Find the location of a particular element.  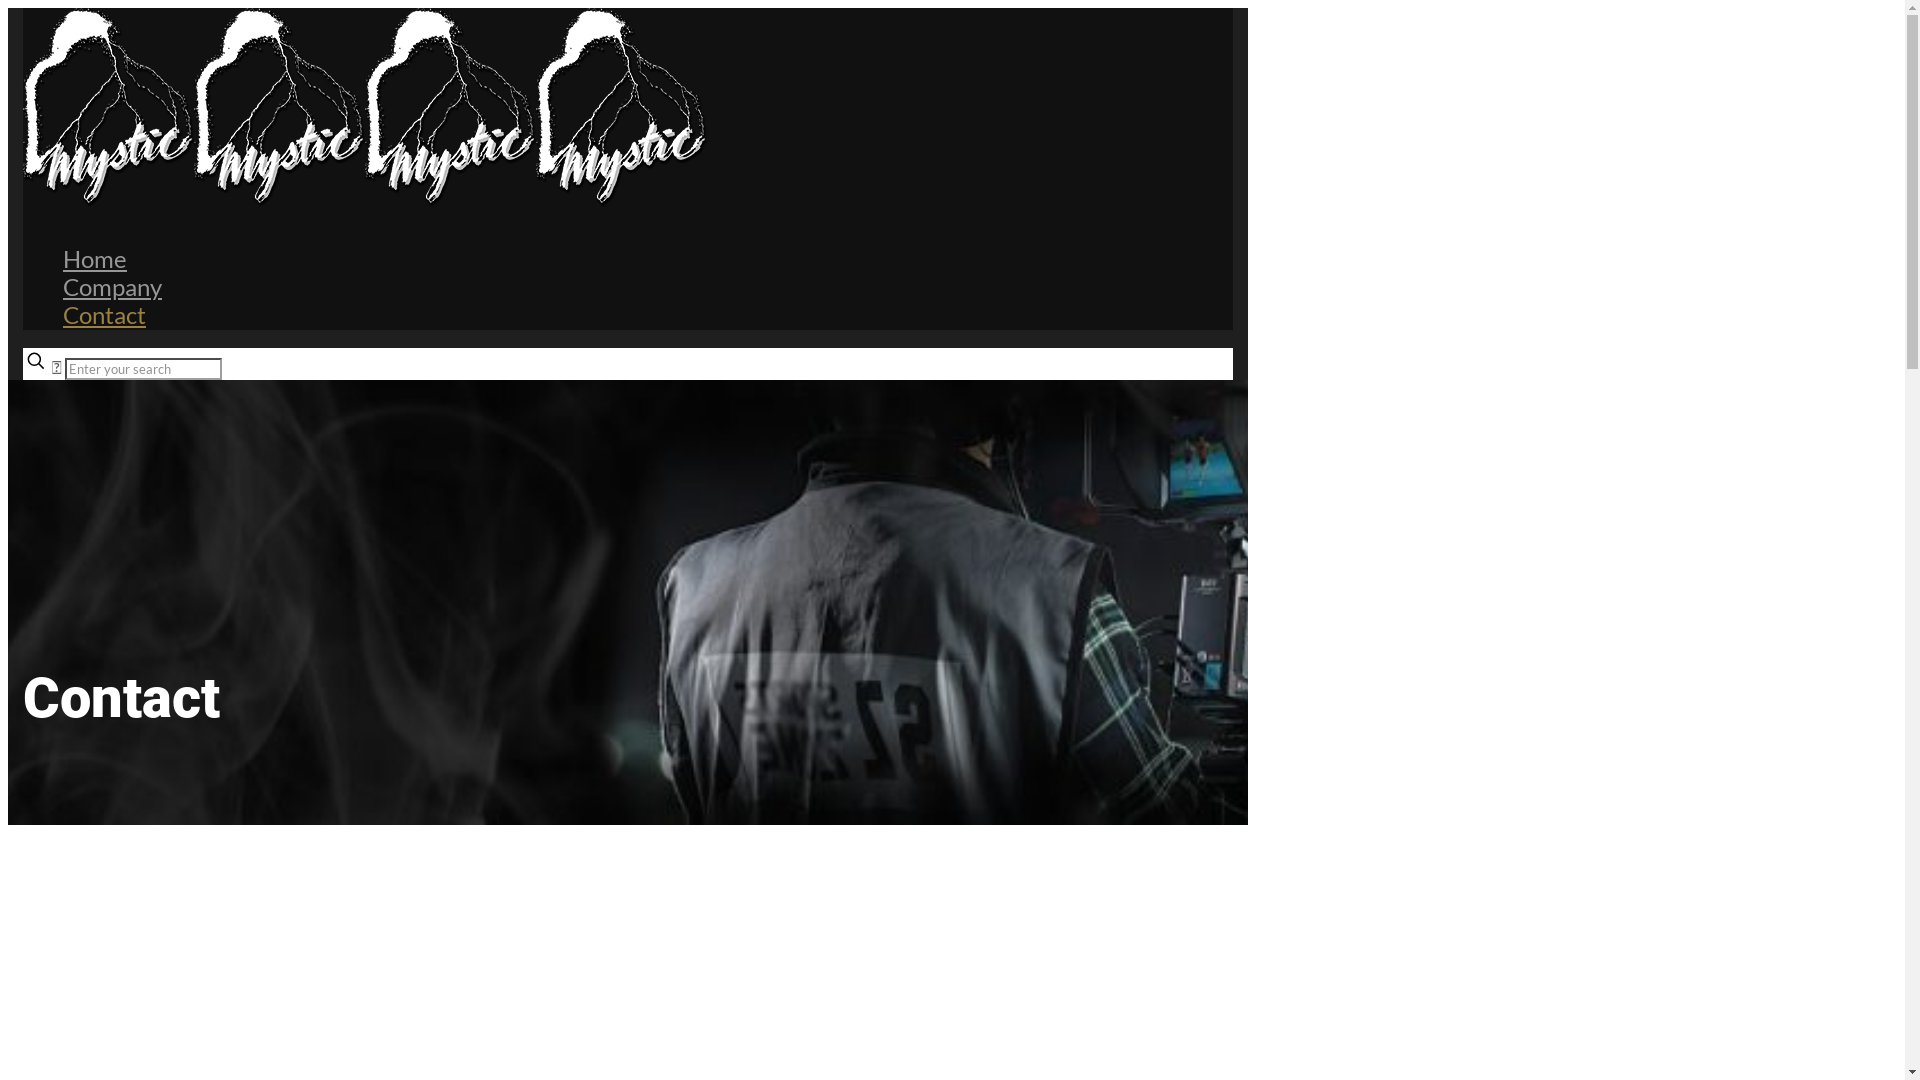

'Mystic Entertainmentz' is located at coordinates (364, 200).